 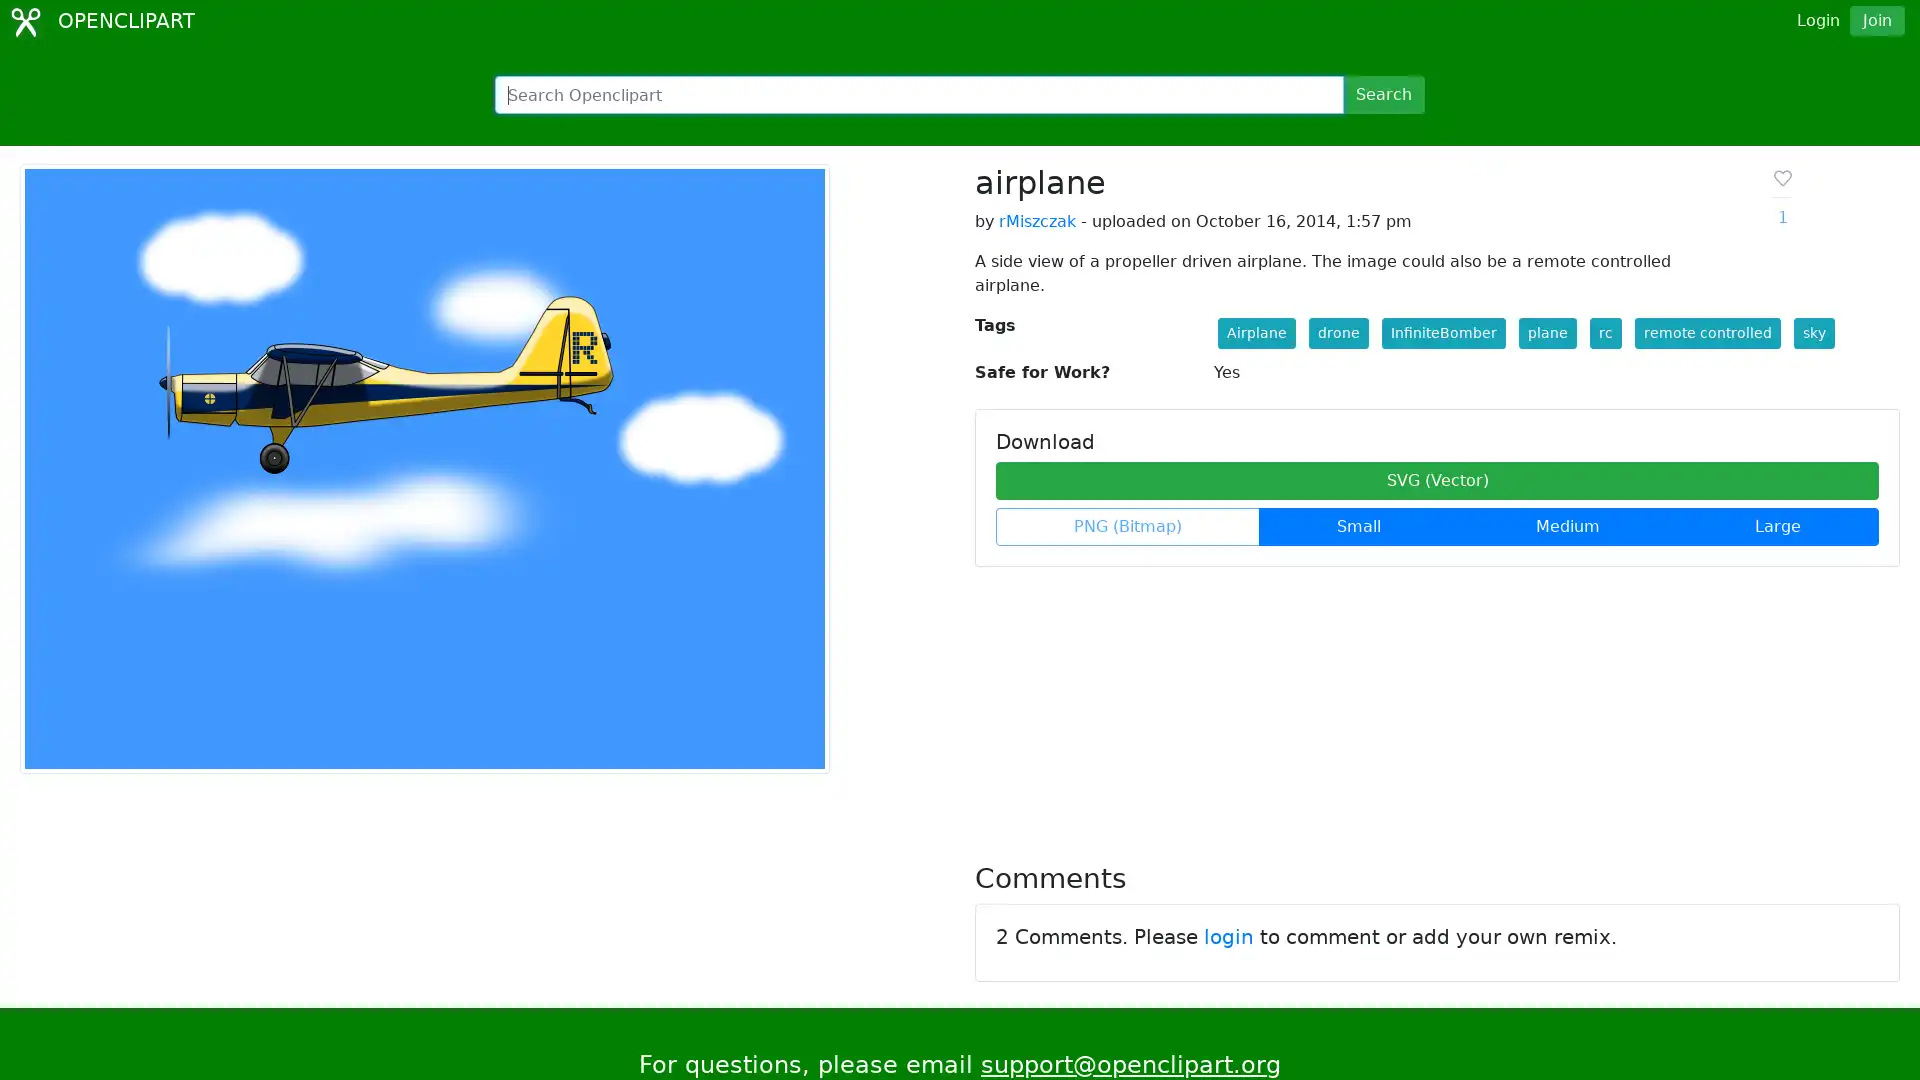 I want to click on Airplane, so click(x=1255, y=332).